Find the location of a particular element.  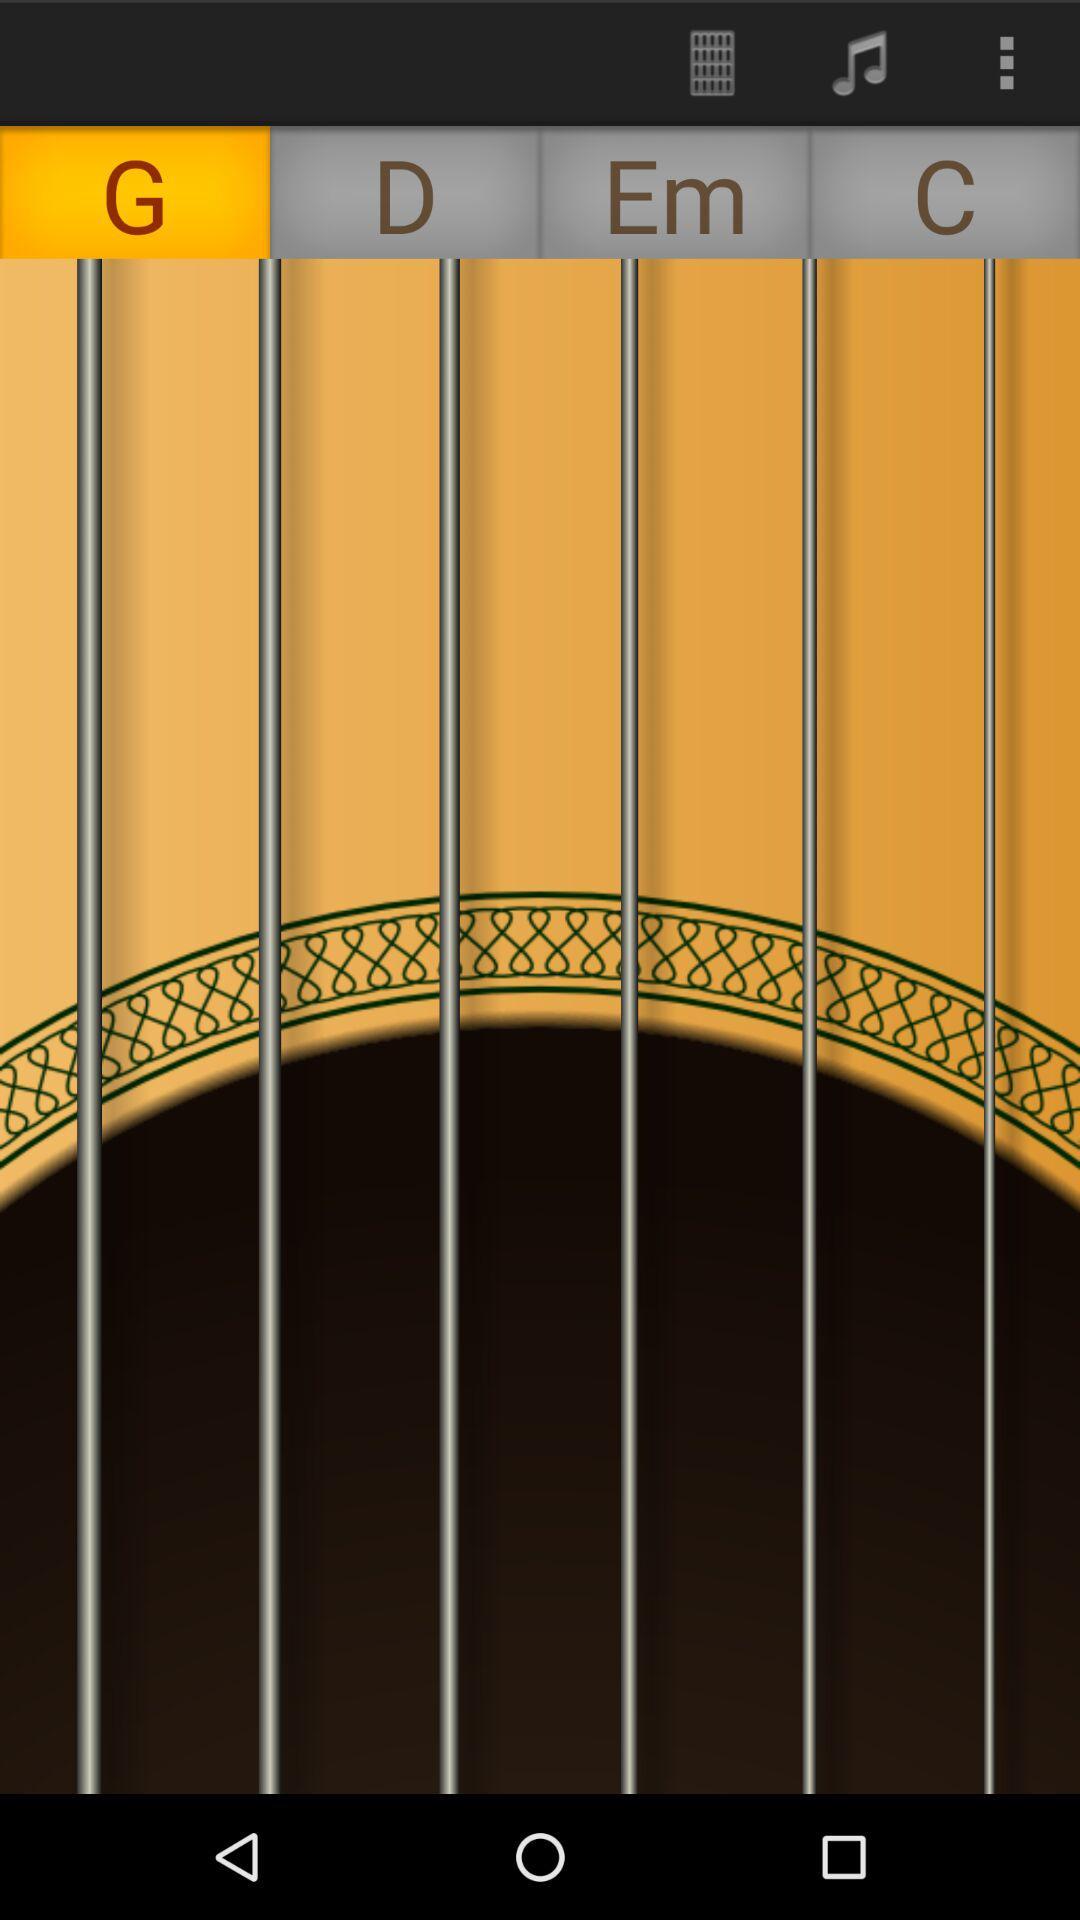

the item next to d is located at coordinates (675, 192).